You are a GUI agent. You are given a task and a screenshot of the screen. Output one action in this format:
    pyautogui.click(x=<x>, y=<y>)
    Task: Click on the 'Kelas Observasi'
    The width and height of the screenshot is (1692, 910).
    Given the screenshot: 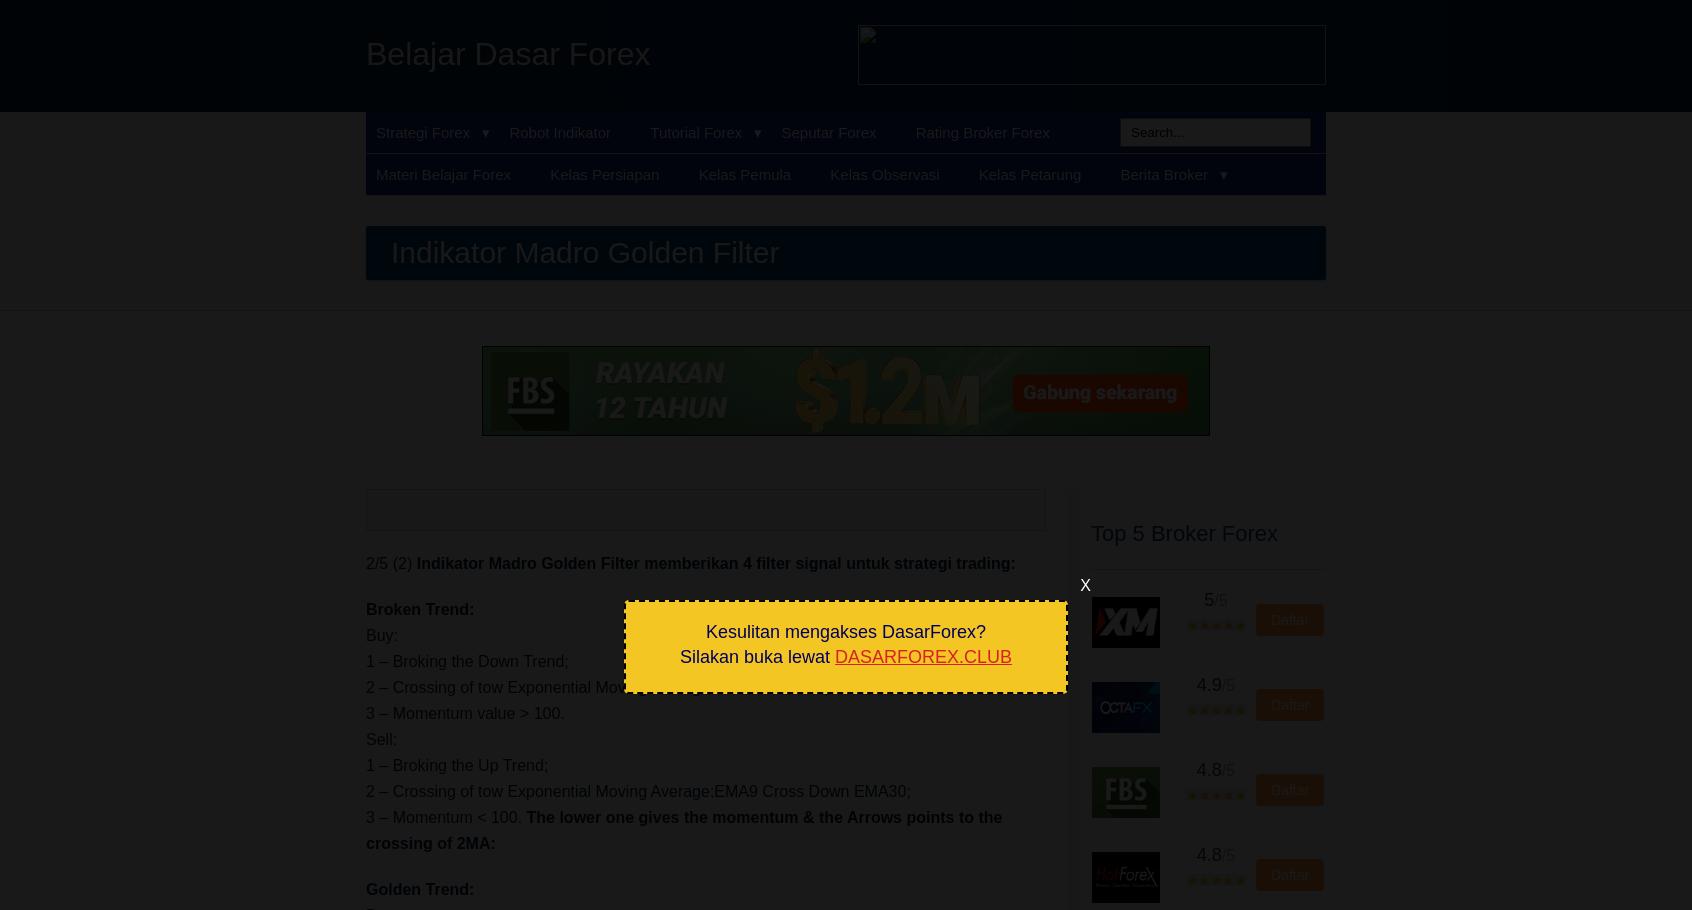 What is the action you would take?
    pyautogui.click(x=883, y=174)
    